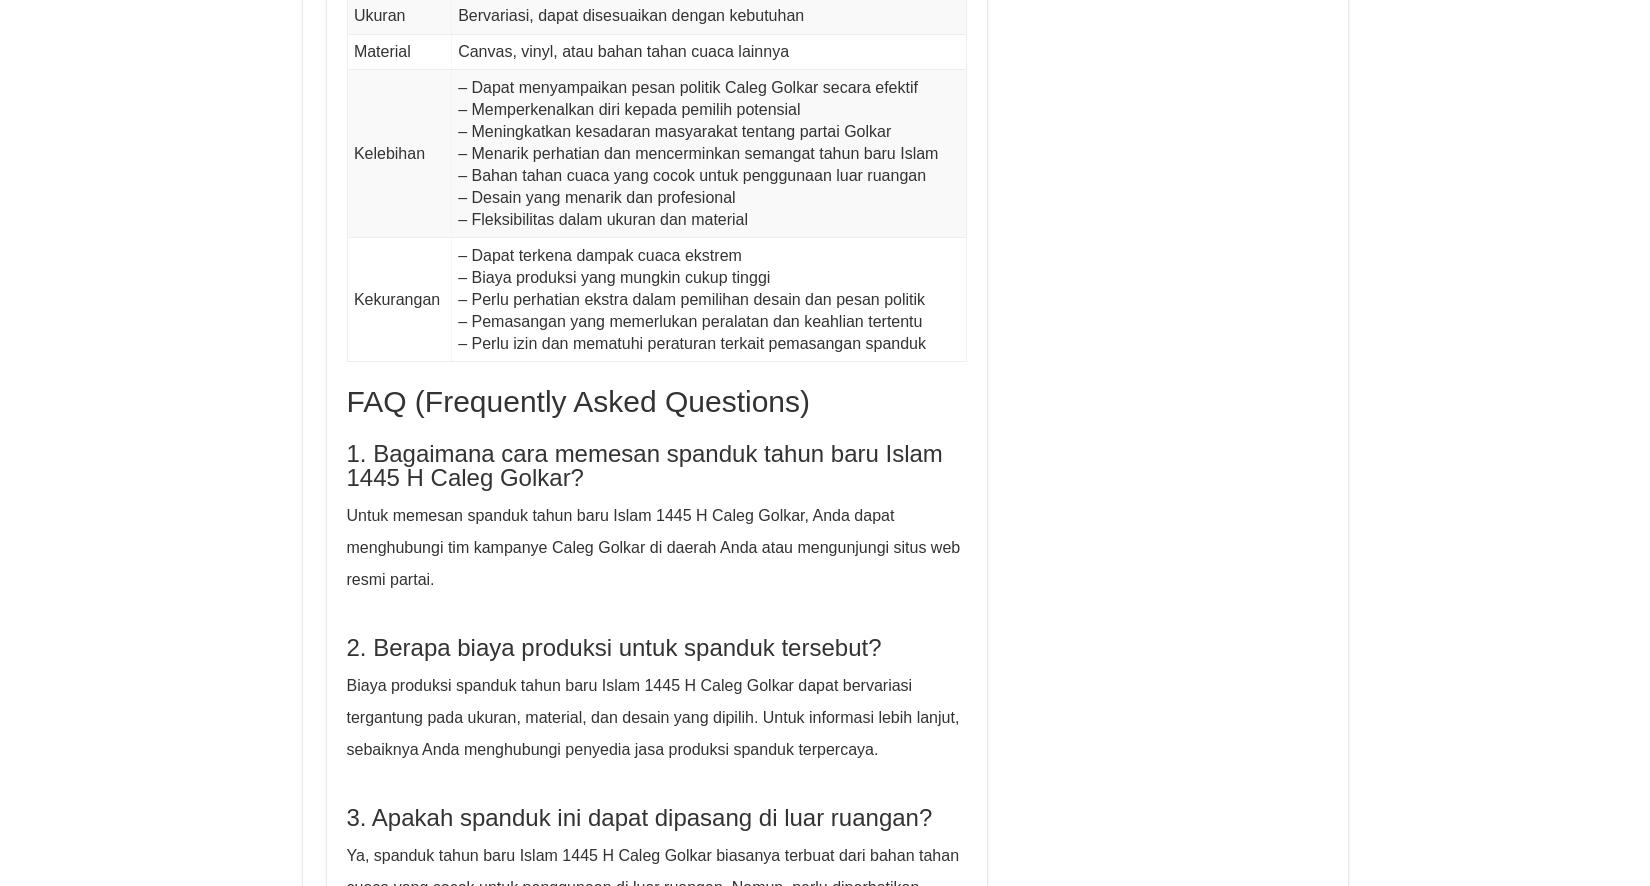 This screenshot has height=886, width=1650. Describe the element at coordinates (642, 465) in the screenshot. I see `'1. Bagaimana cara memesan spanduk tahun baru Islam 1445 H Caleg Golkar?'` at that location.